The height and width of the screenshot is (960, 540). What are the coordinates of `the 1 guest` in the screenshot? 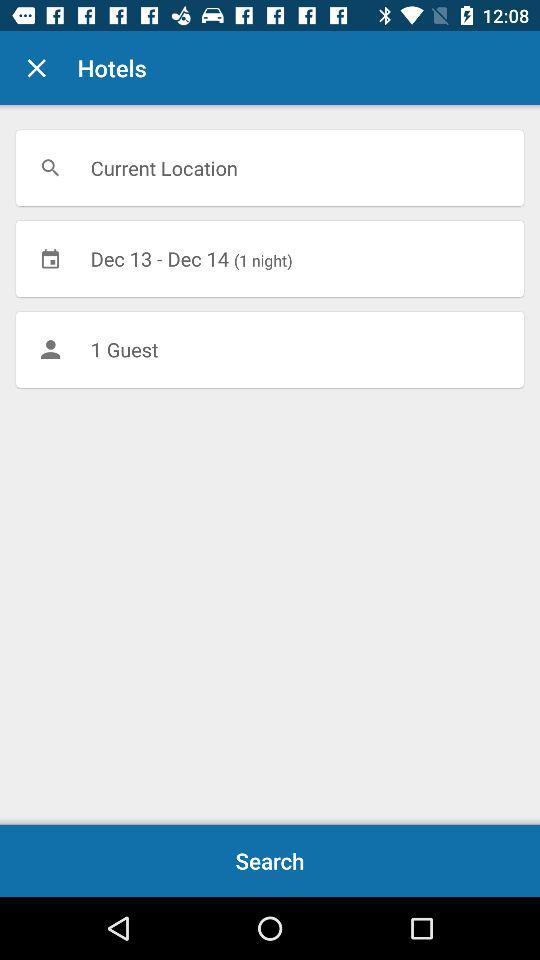 It's located at (270, 349).